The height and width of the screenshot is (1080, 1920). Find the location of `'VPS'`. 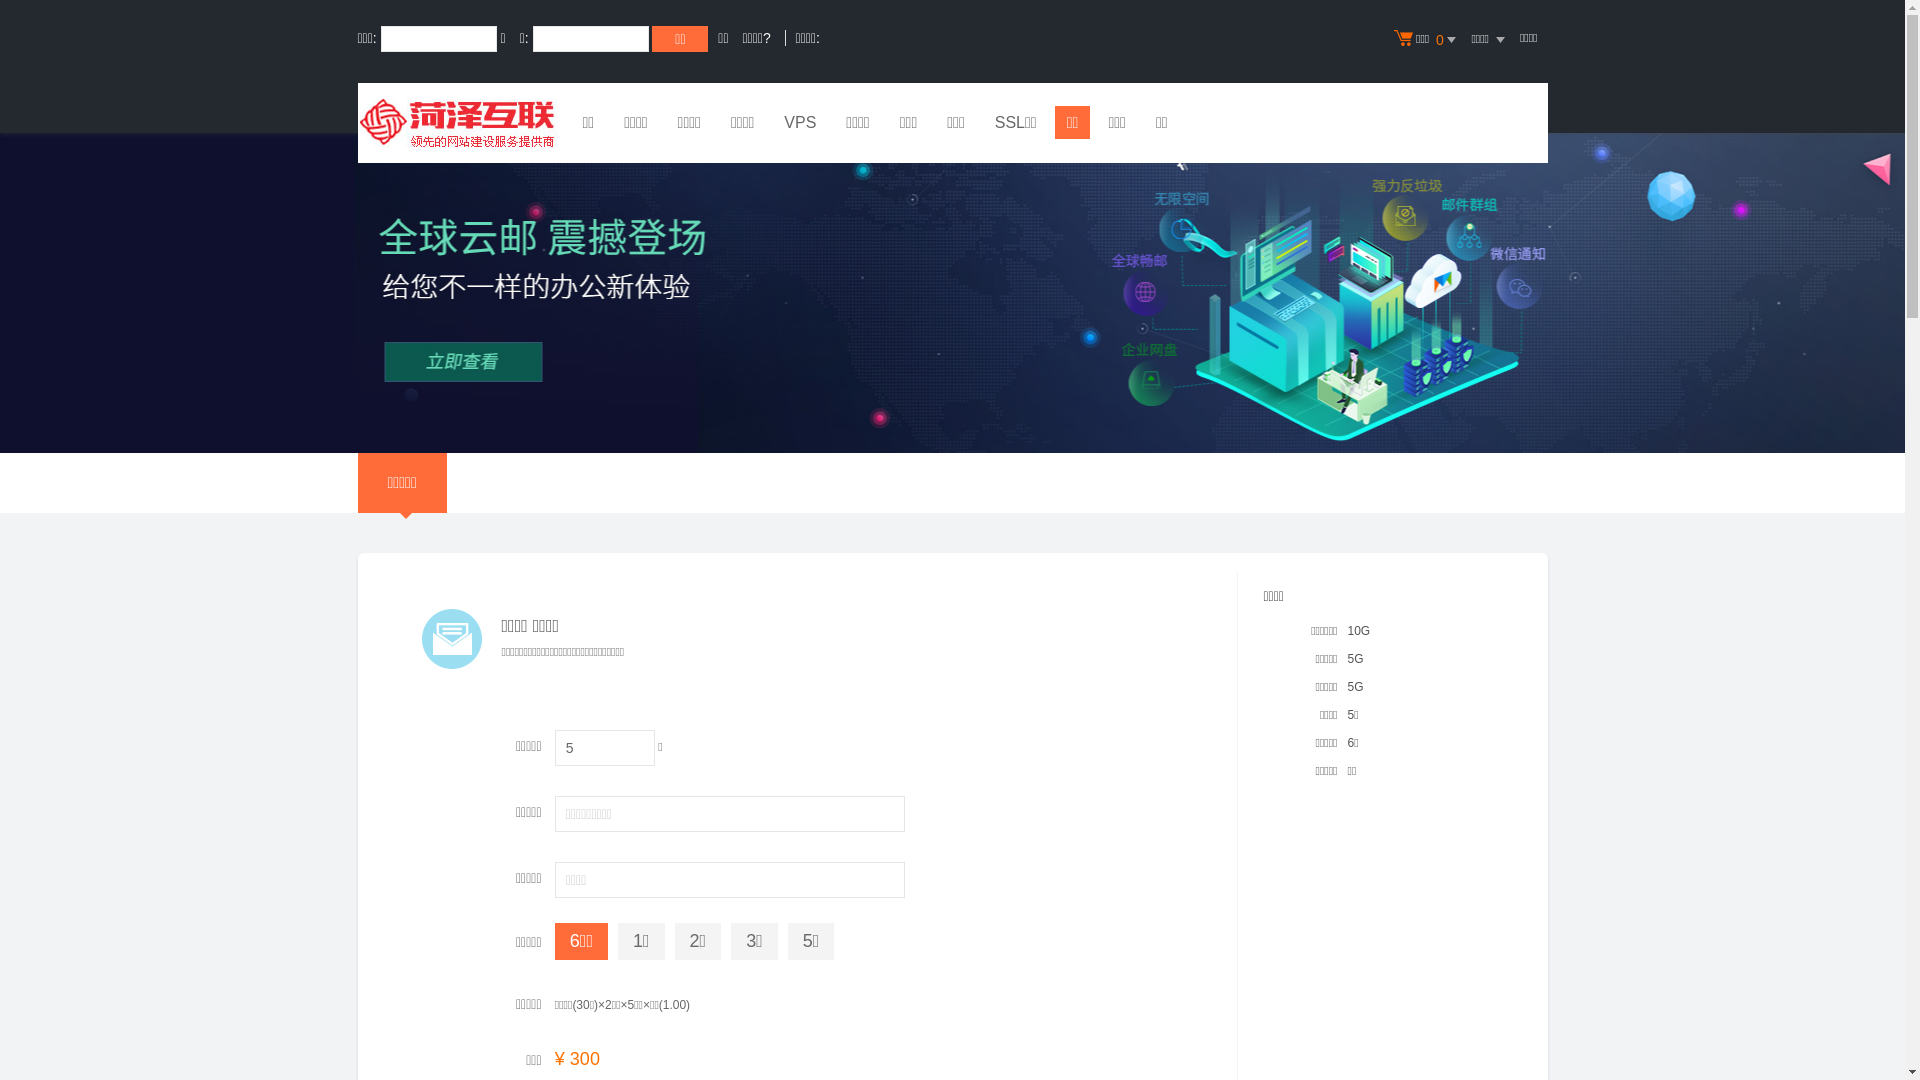

'VPS' is located at coordinates (800, 124).